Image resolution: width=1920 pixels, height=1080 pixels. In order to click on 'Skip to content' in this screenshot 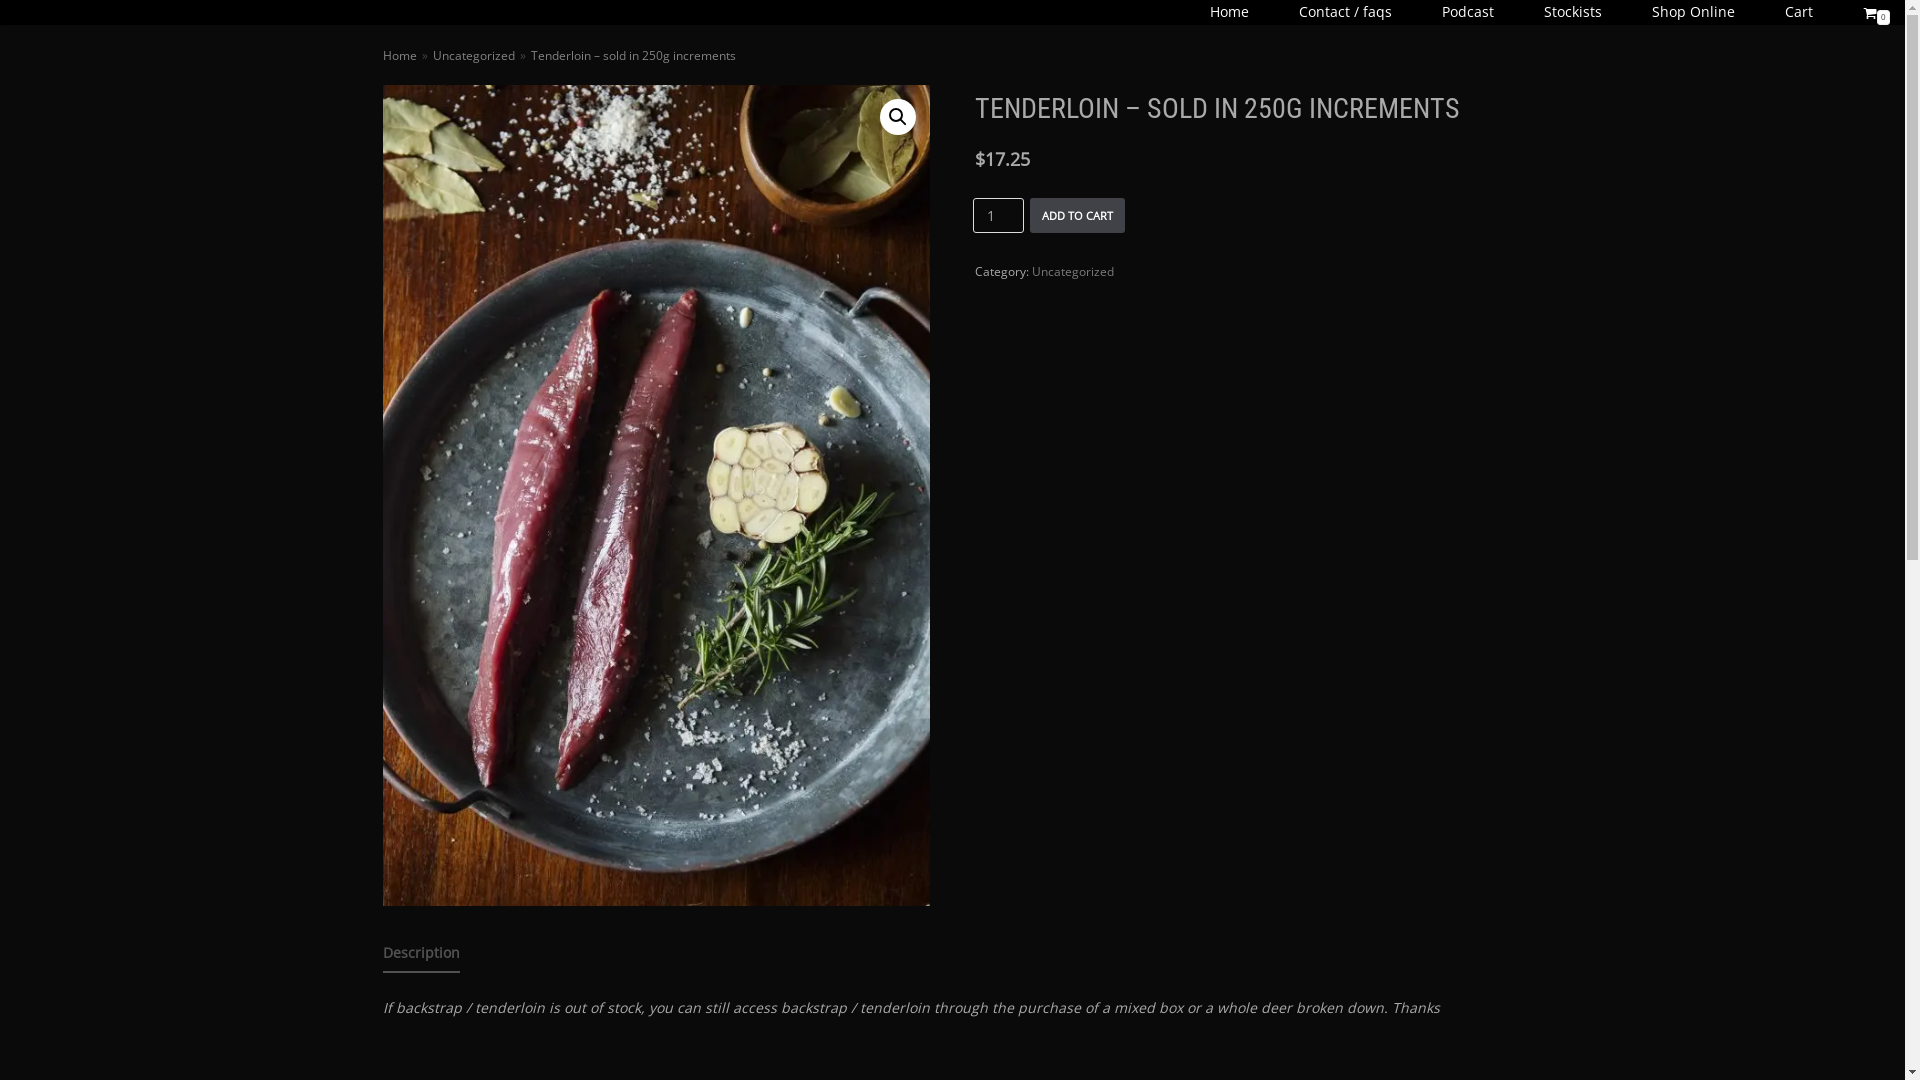, I will do `click(19, 10)`.